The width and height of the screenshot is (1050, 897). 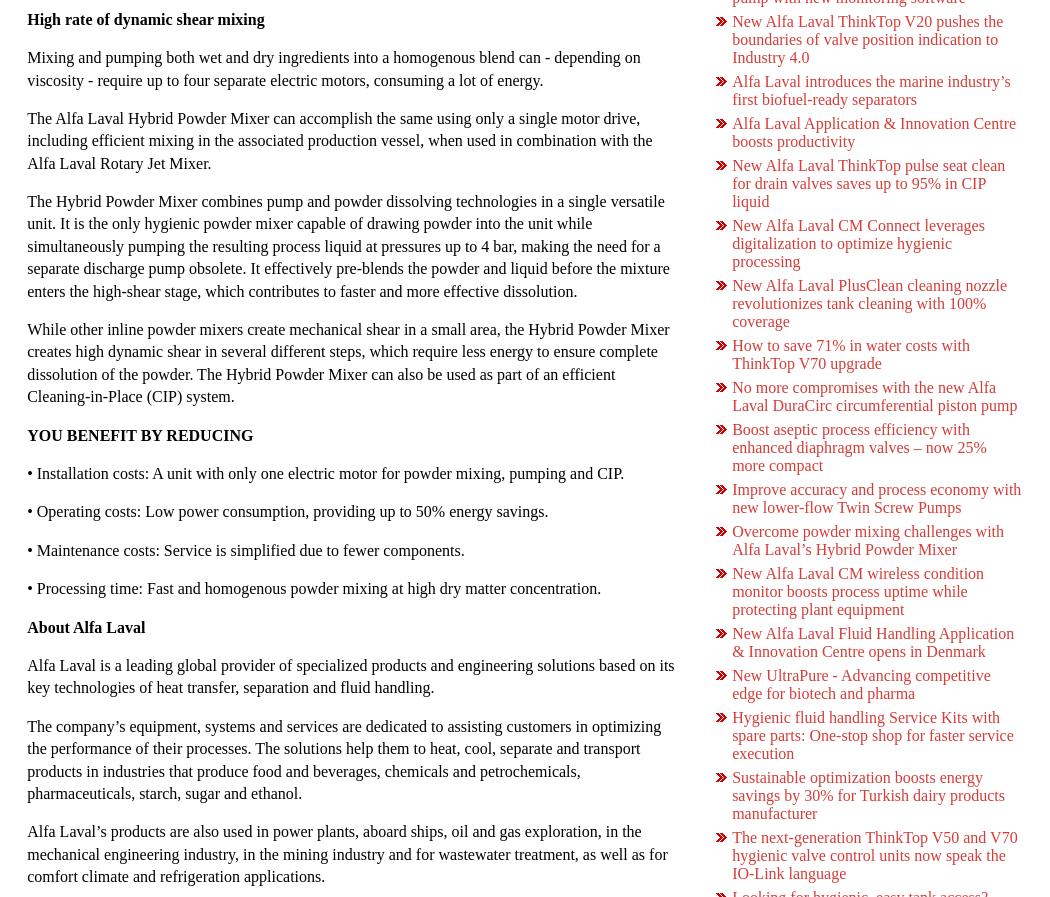 What do you see at coordinates (730, 38) in the screenshot?
I see `'New Alfa Laval ThinkTop V20 pushes the boundaries of valve position indication to Industry 4.0'` at bounding box center [730, 38].